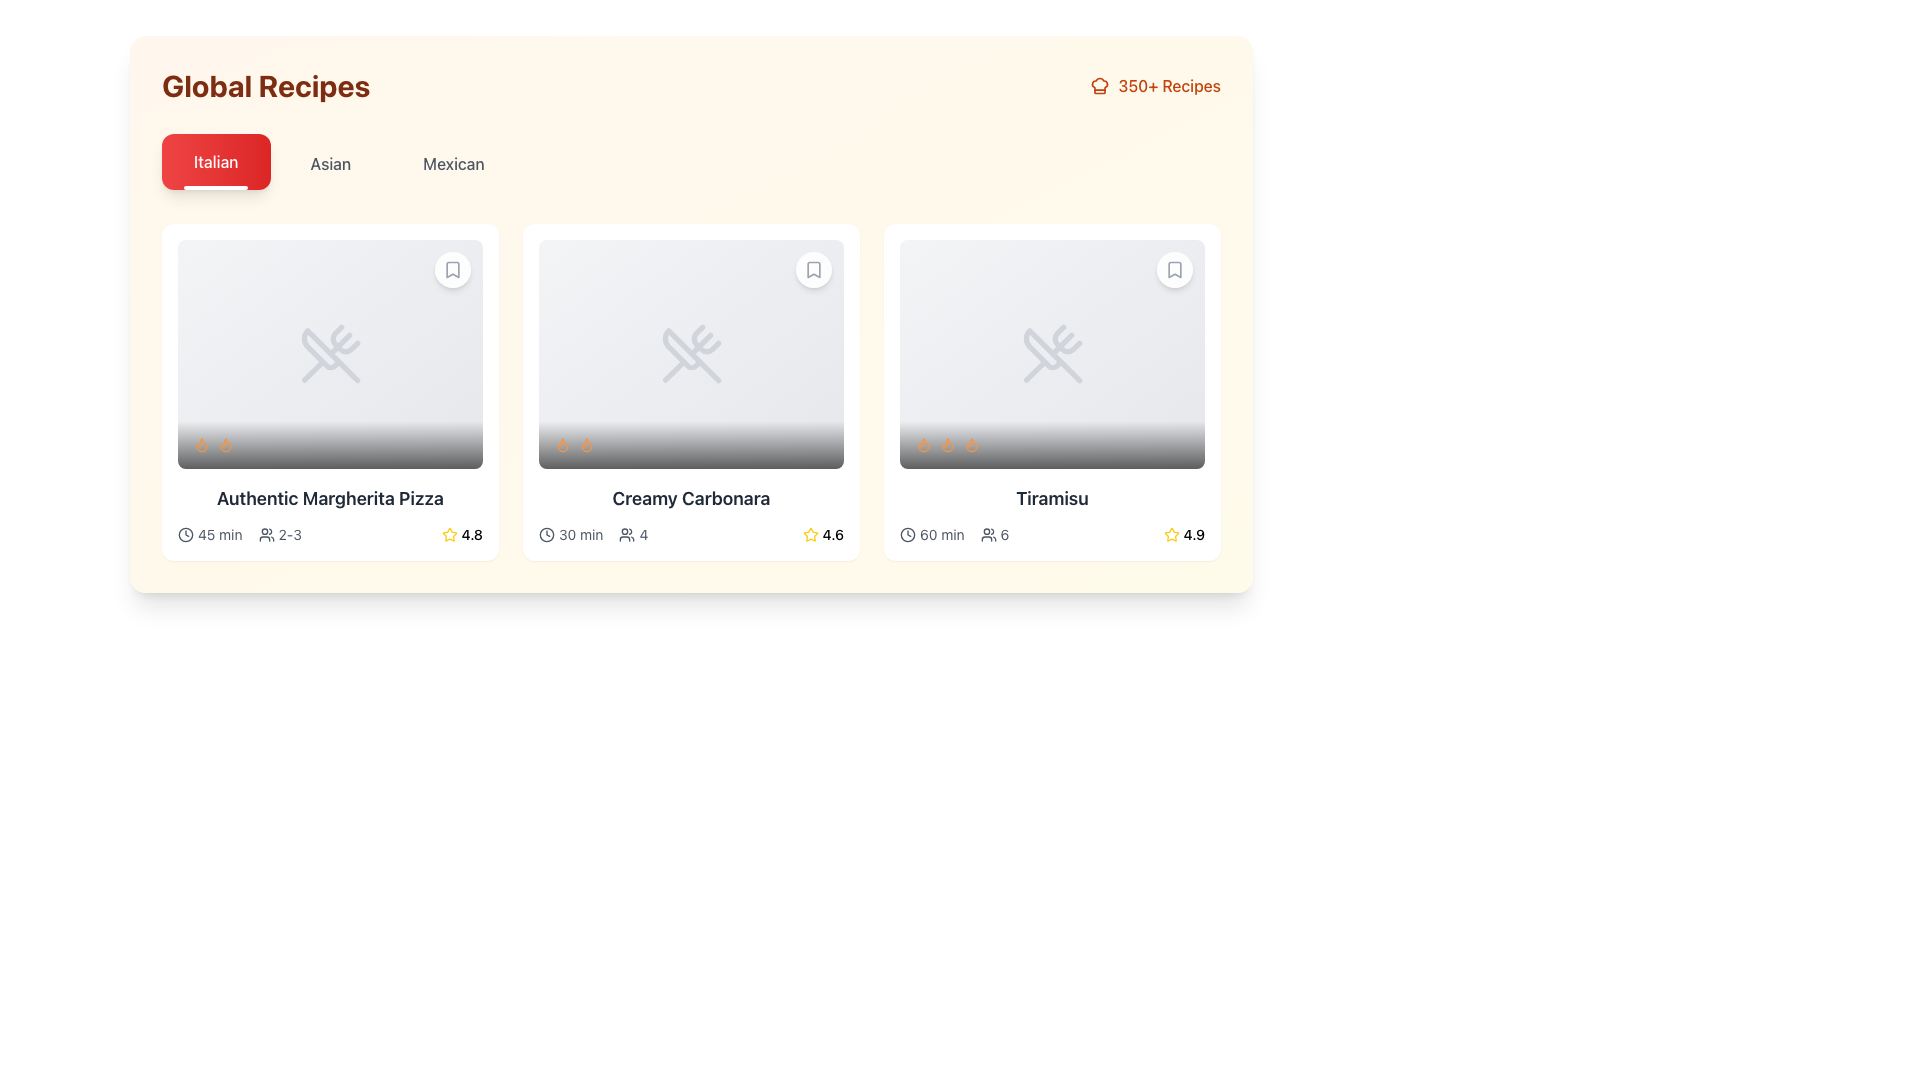 This screenshot has width=1920, height=1080. What do you see at coordinates (1051, 497) in the screenshot?
I see `the text label that serves as the title of the recipe card, located at the bottom of the third card in a horizontal list` at bounding box center [1051, 497].